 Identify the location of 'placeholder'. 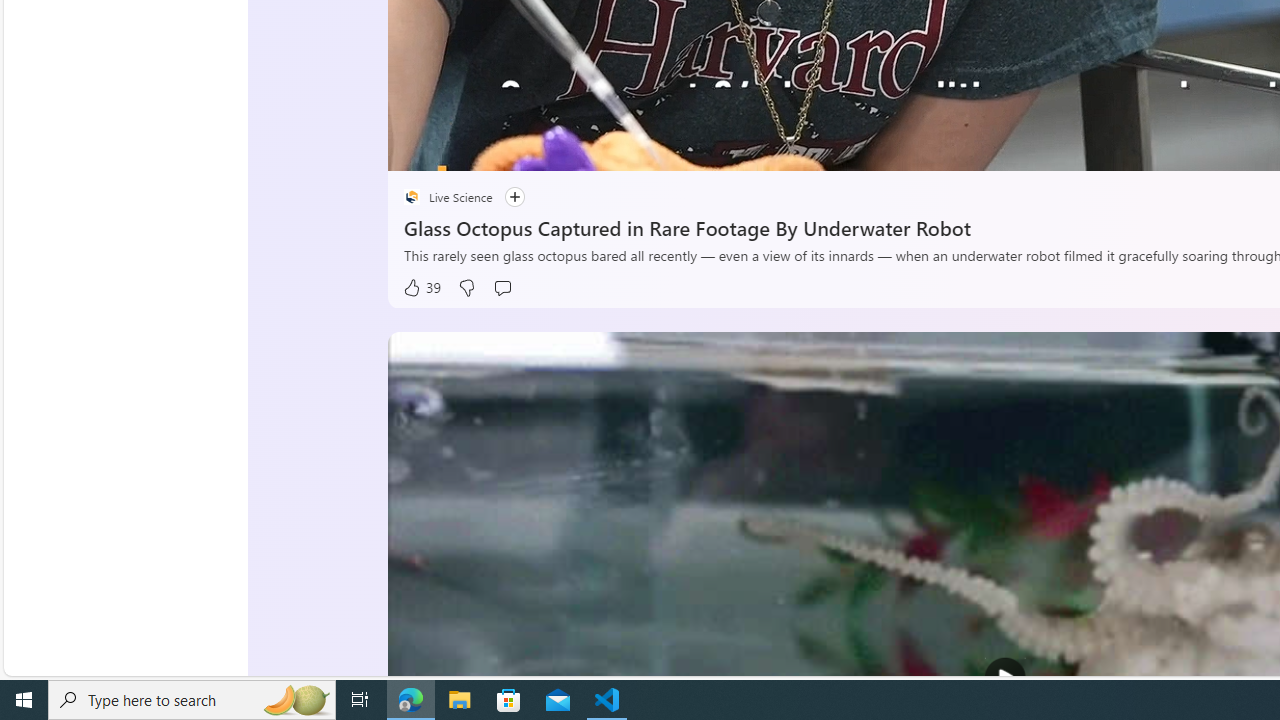
(411, 197).